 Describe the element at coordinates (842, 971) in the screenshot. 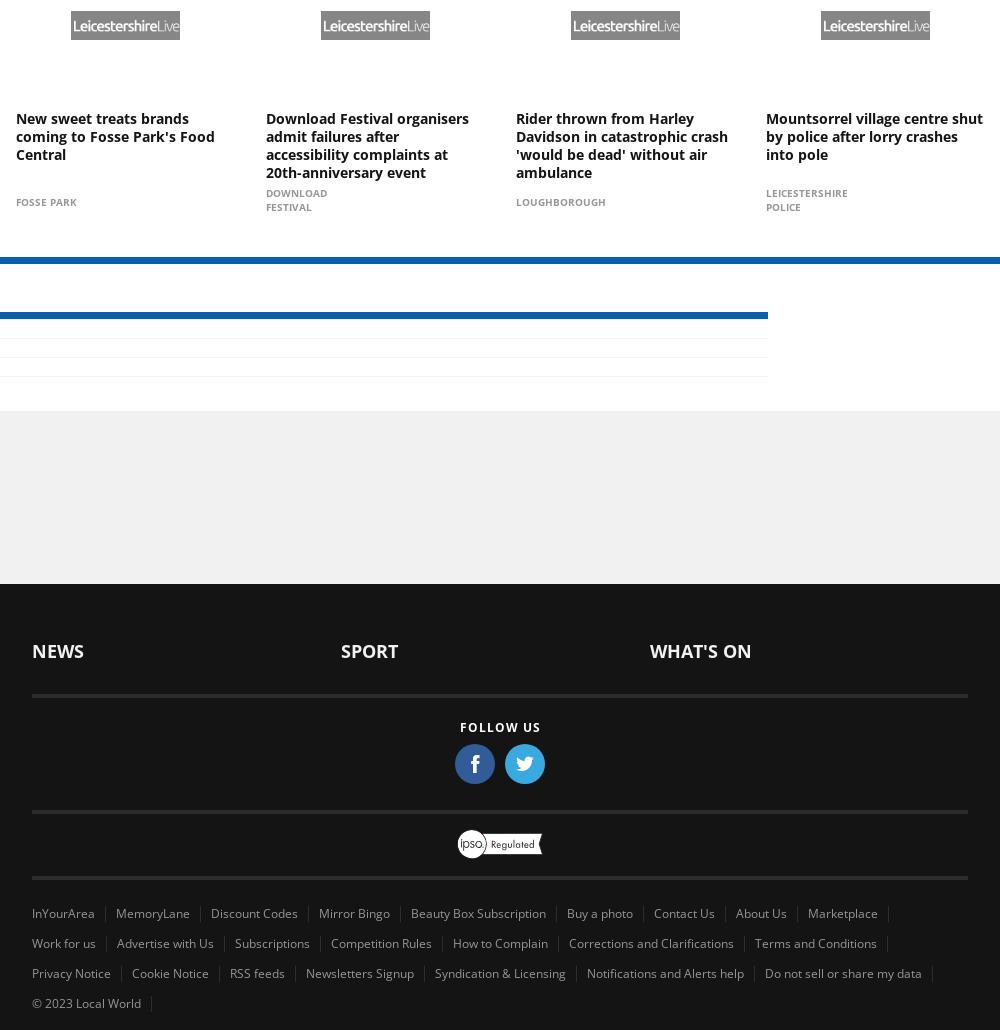

I see `'Do not sell or share my data'` at that location.